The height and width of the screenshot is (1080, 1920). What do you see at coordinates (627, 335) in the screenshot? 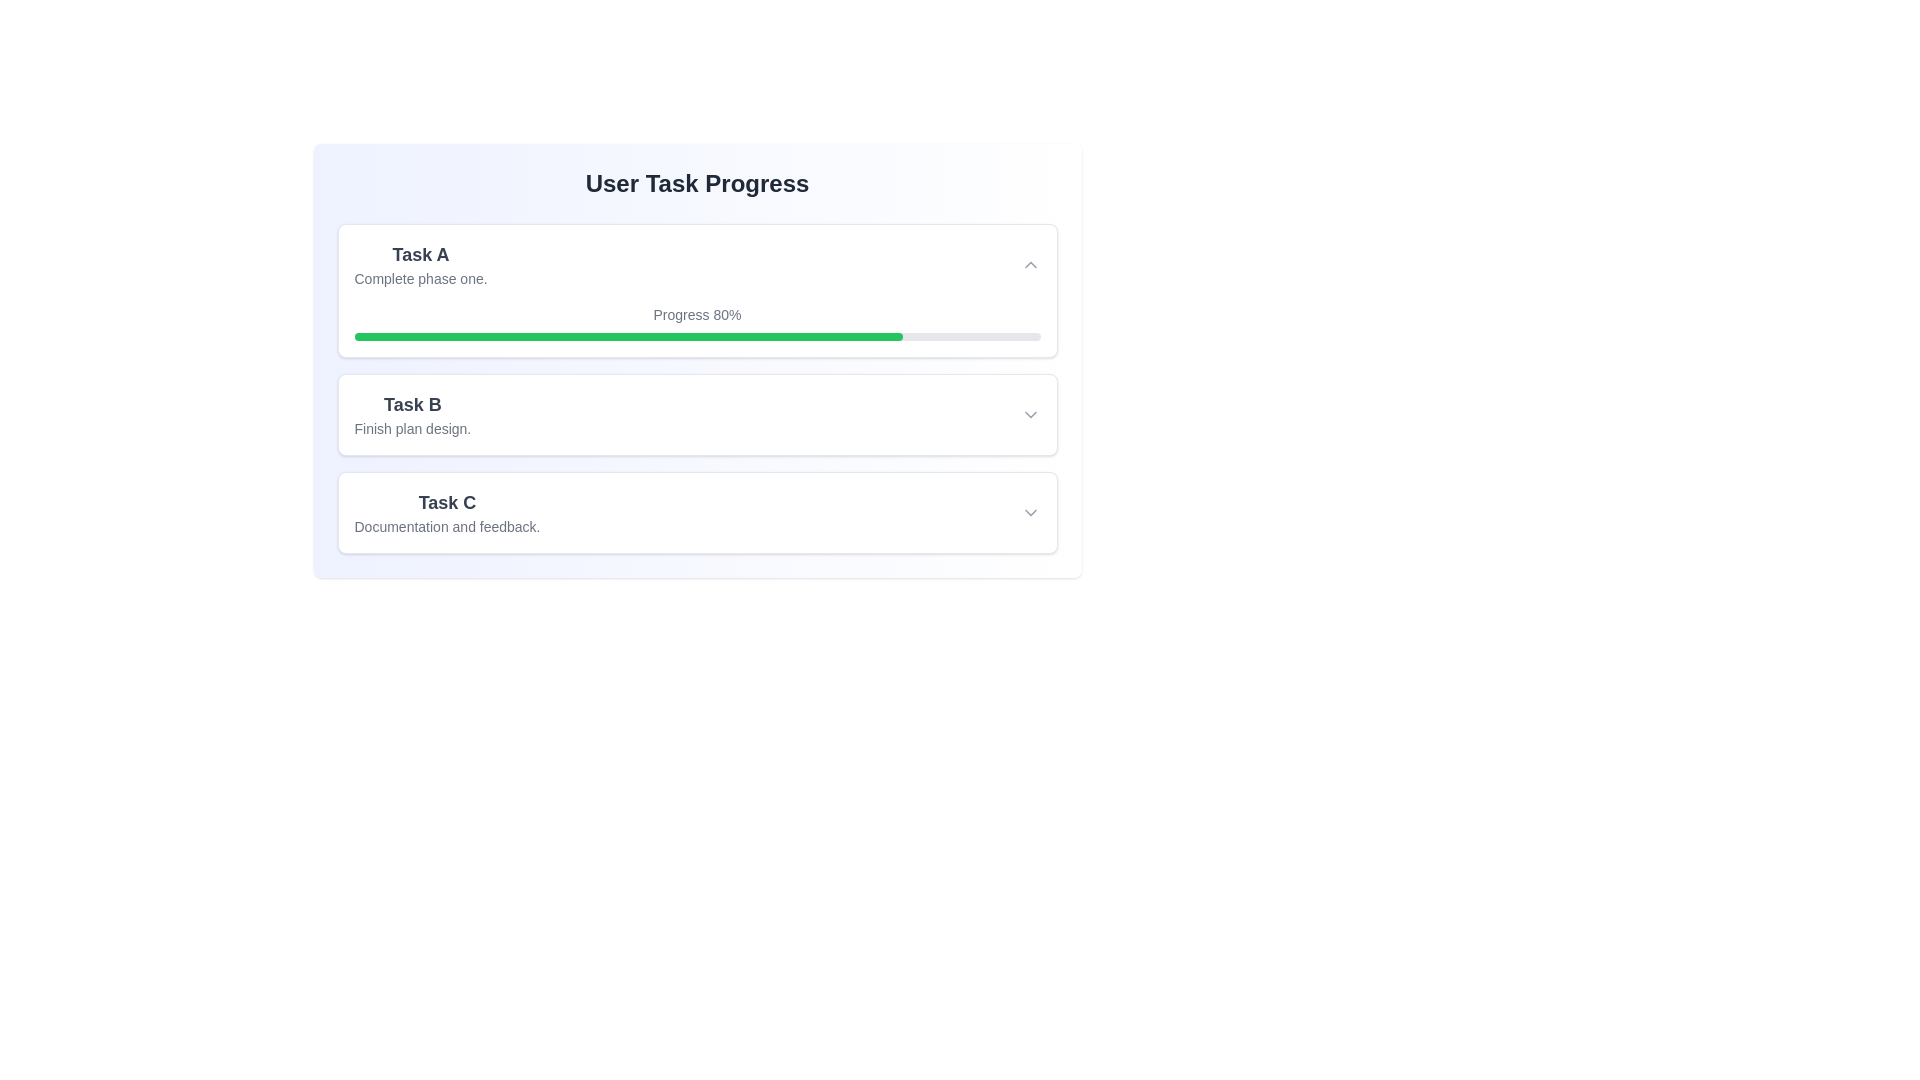
I see `the green progress bar that visually represents 80% completion, located below the label 'Progress 80%'` at bounding box center [627, 335].